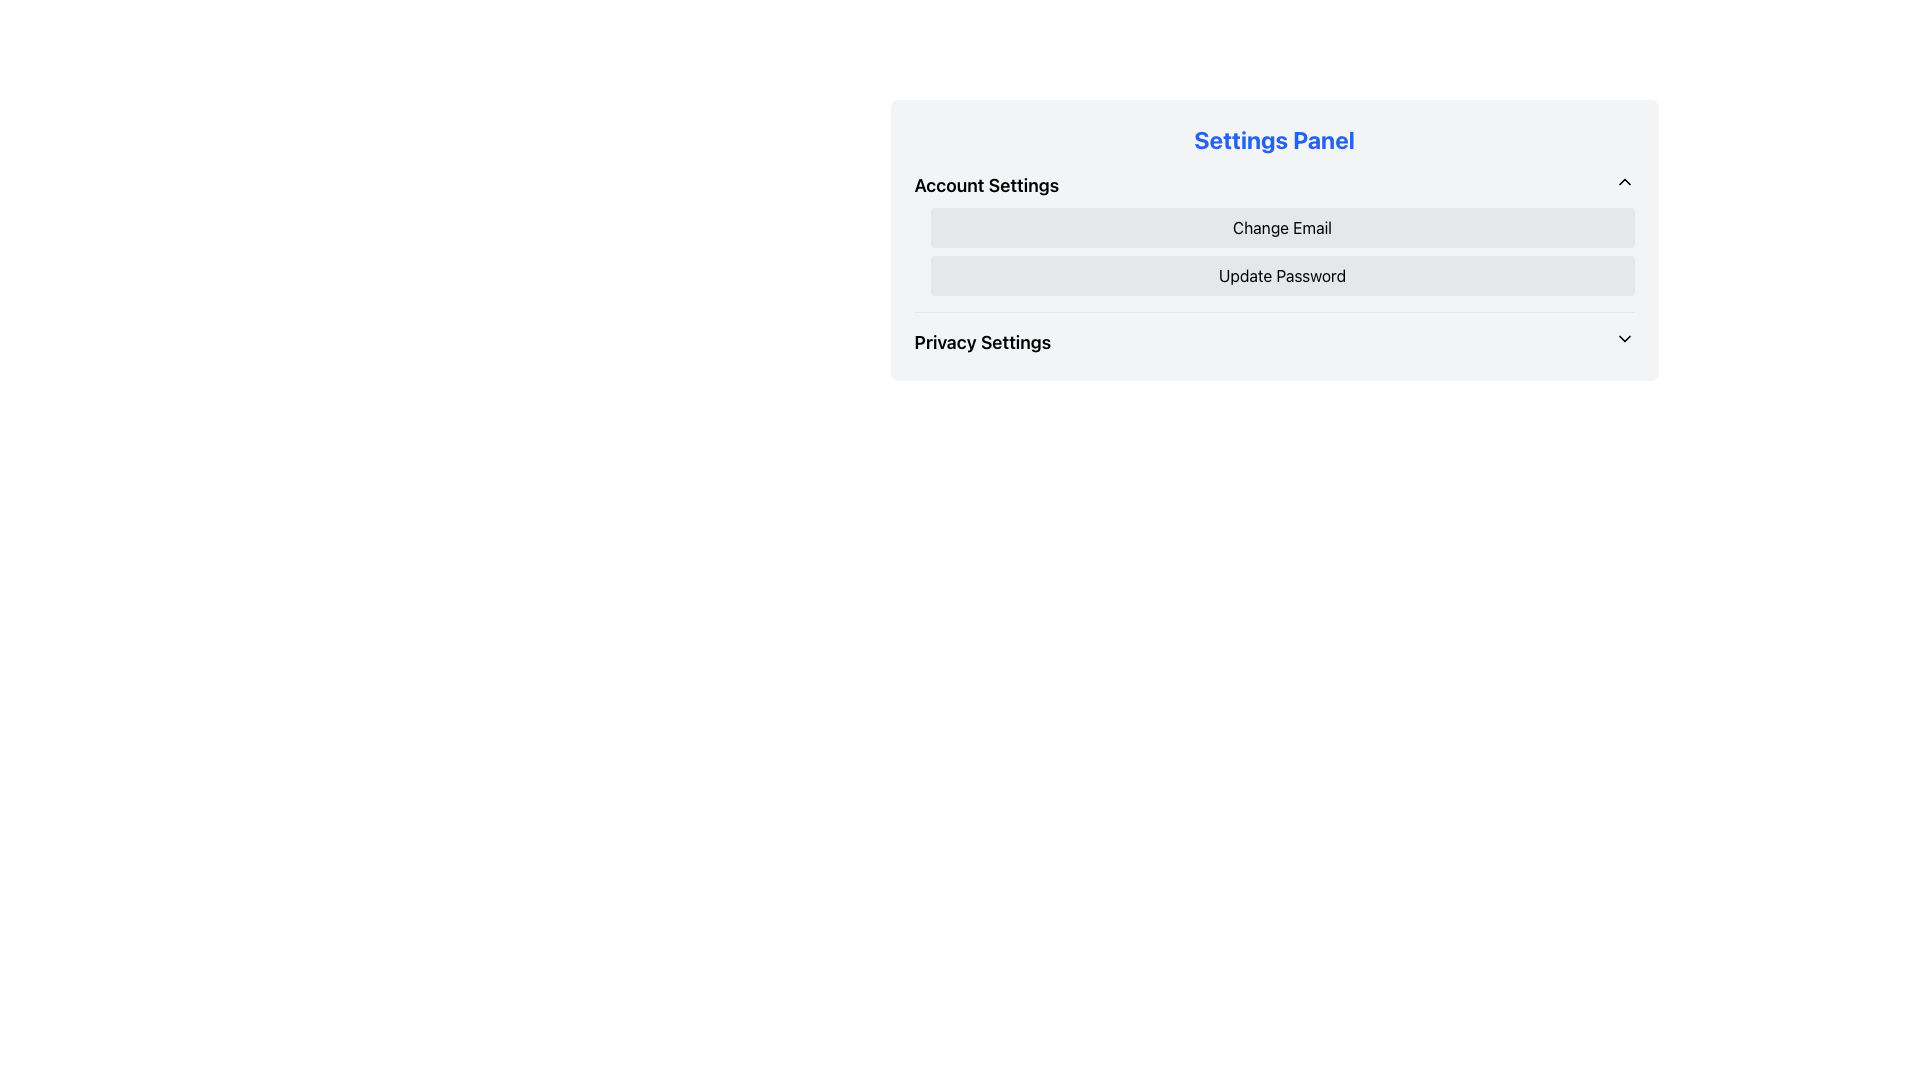 This screenshot has width=1920, height=1080. I want to click on the Chevron icon (expand/collapse button) located at the far-right end of the 'Privacy Settings' row, so click(1624, 338).